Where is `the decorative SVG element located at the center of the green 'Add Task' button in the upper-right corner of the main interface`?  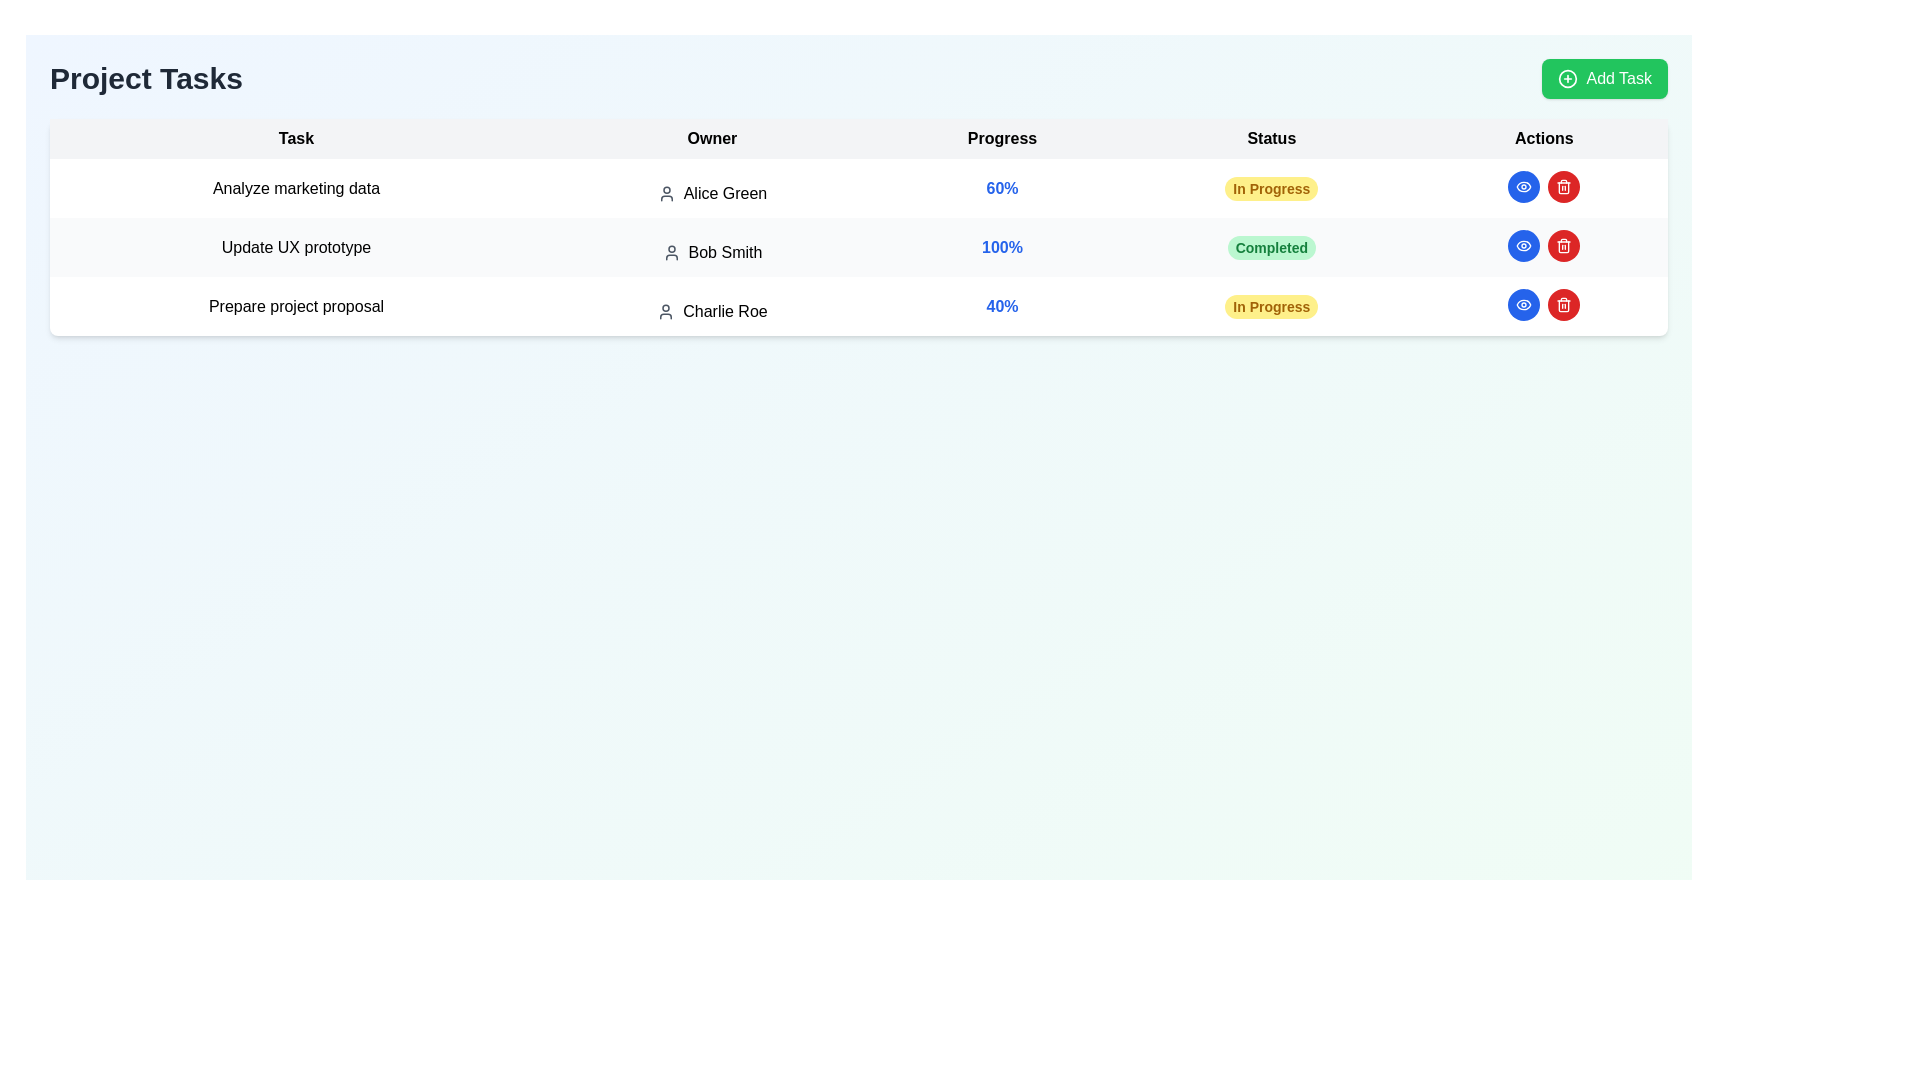
the decorative SVG element located at the center of the green 'Add Task' button in the upper-right corner of the main interface is located at coordinates (1567, 77).